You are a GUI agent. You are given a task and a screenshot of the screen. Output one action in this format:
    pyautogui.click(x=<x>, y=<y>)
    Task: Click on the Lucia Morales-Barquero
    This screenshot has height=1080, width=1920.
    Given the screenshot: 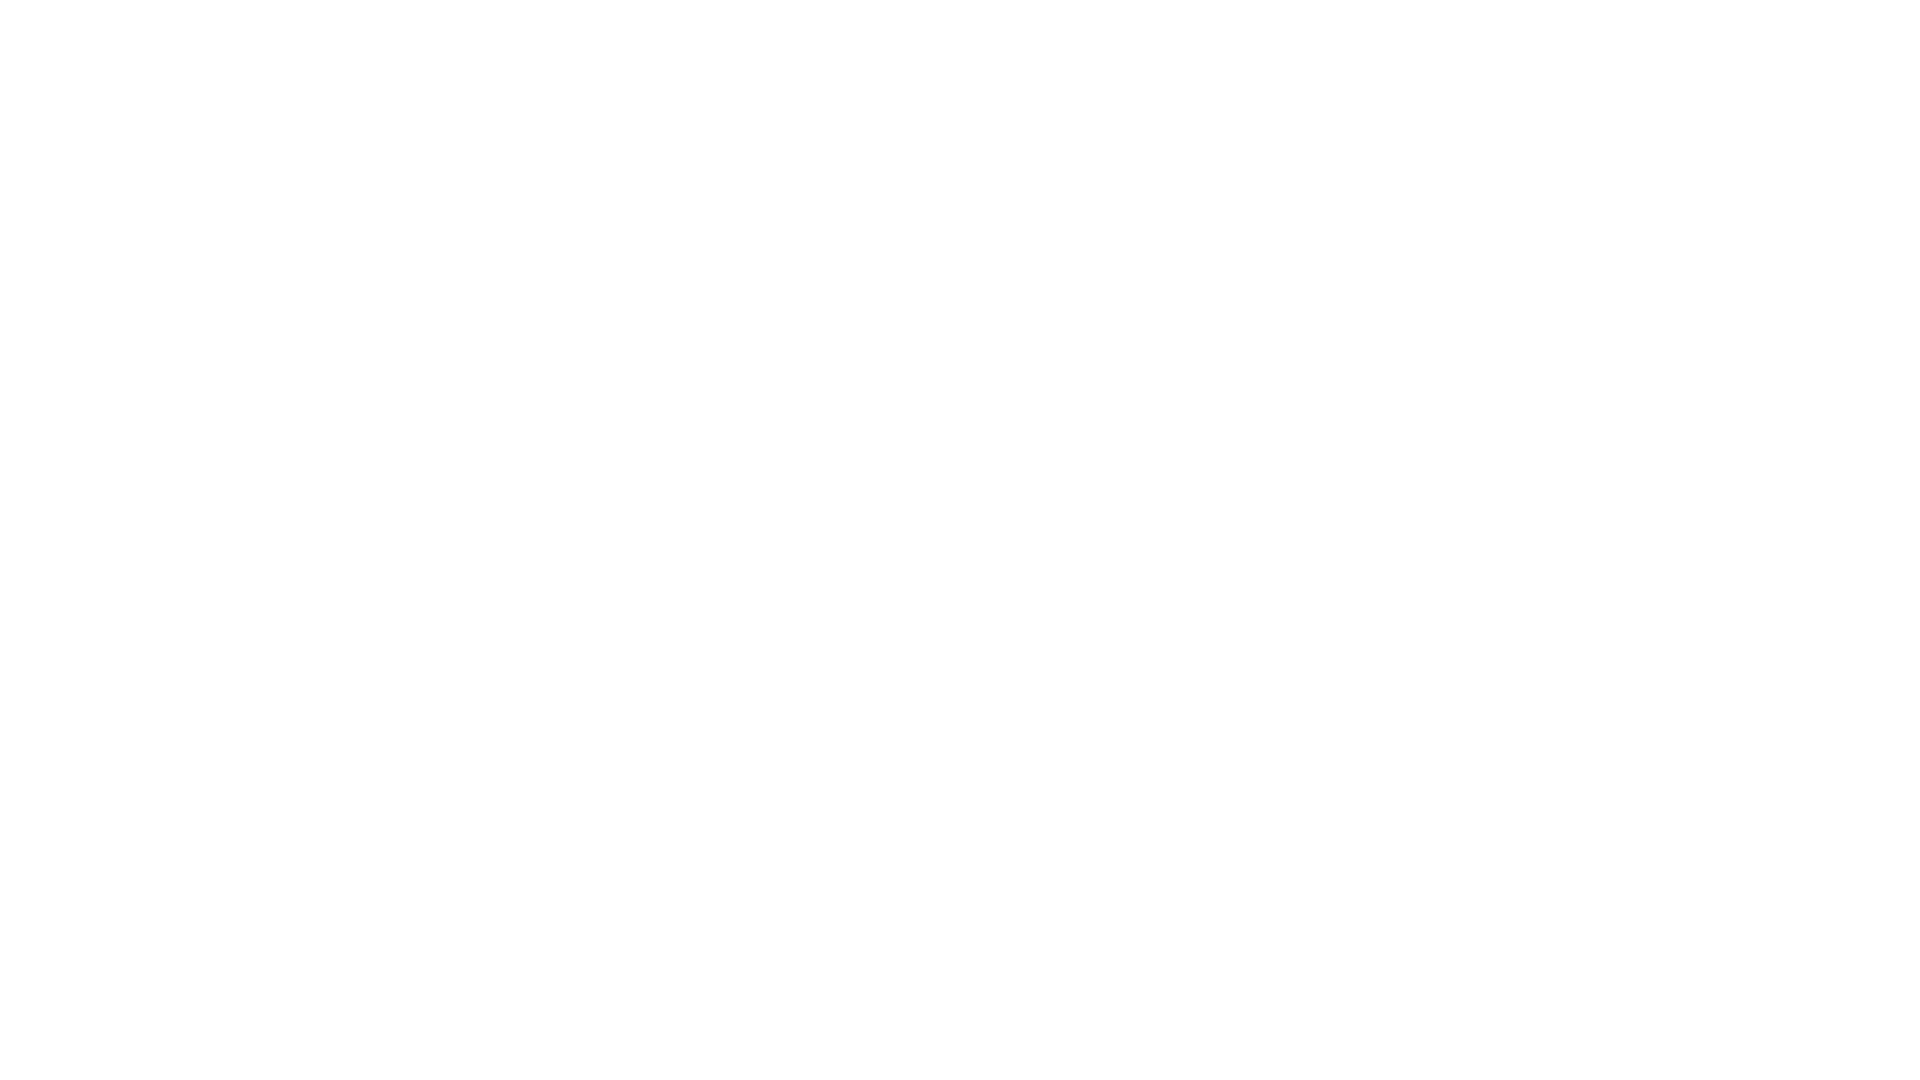 What is the action you would take?
    pyautogui.click(x=1040, y=244)
    